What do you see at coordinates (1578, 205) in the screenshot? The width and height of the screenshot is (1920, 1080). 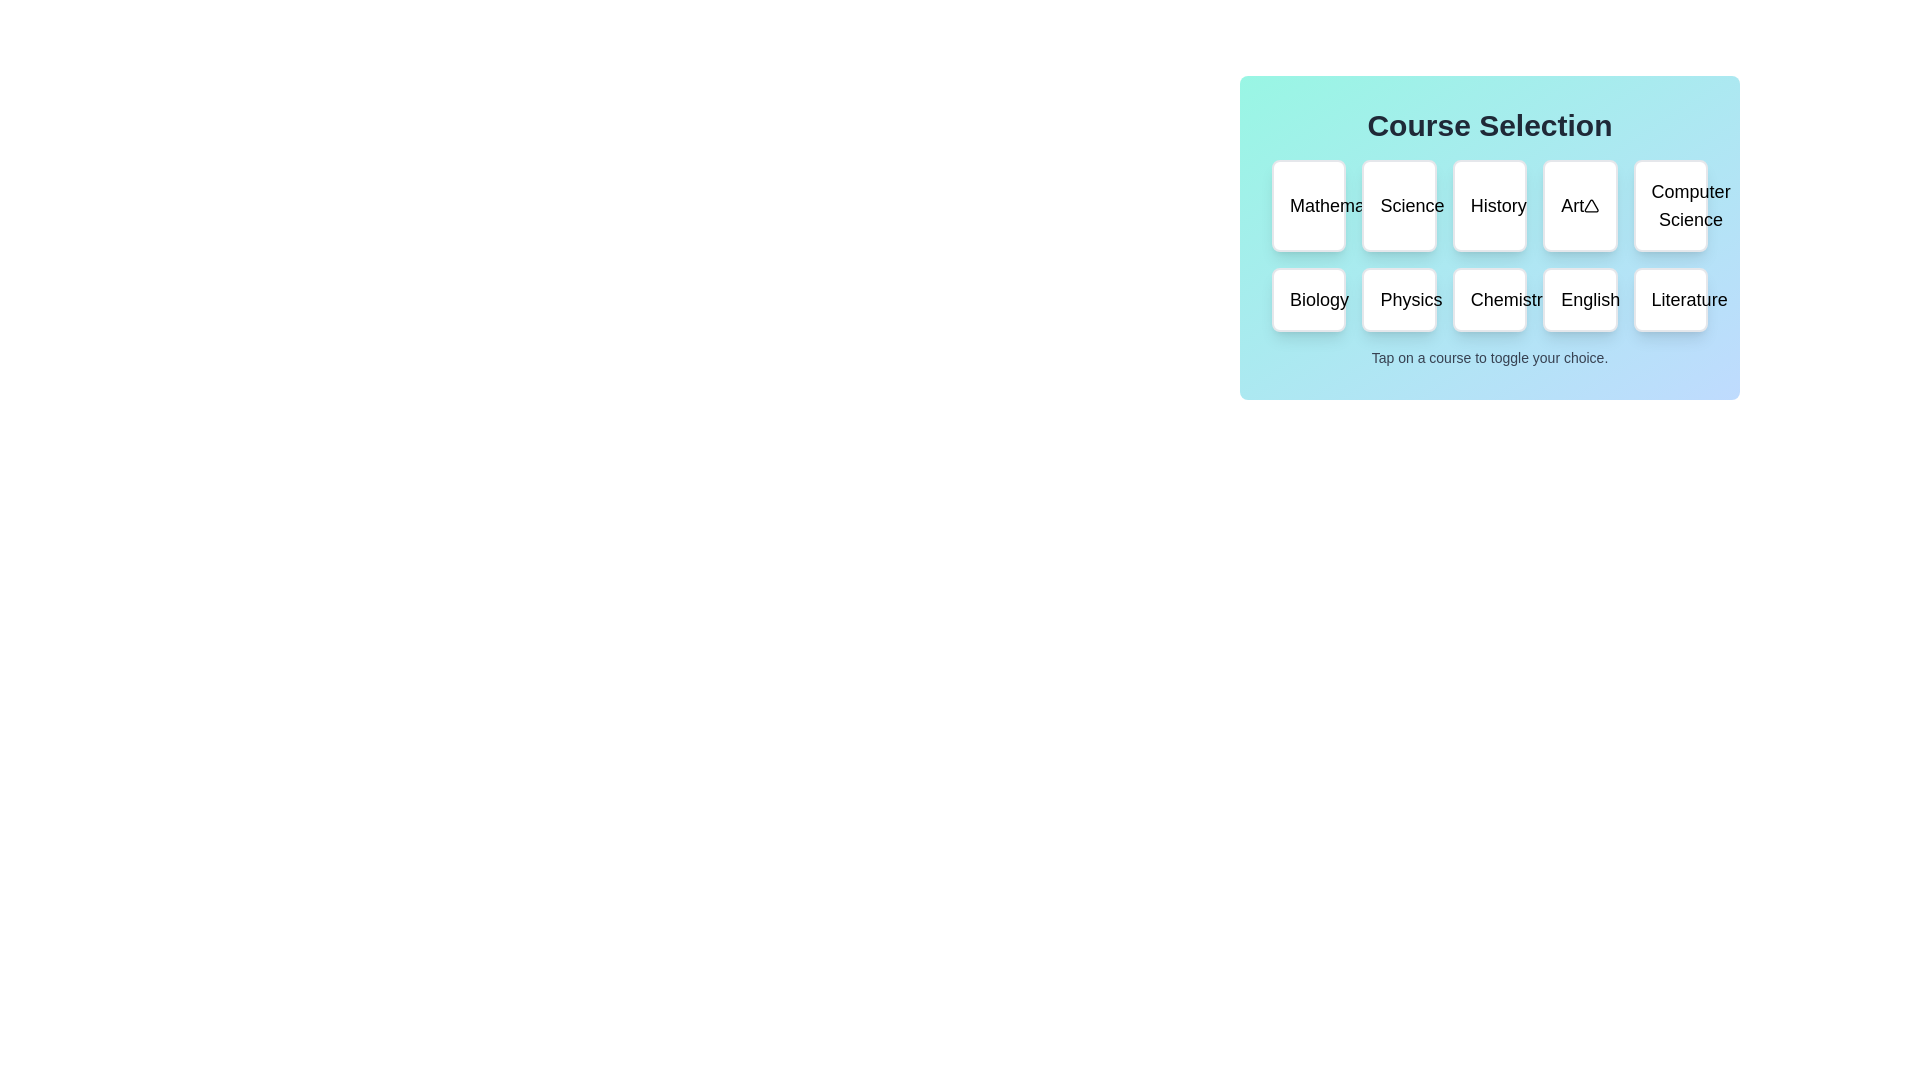 I see `the course Art` at bounding box center [1578, 205].